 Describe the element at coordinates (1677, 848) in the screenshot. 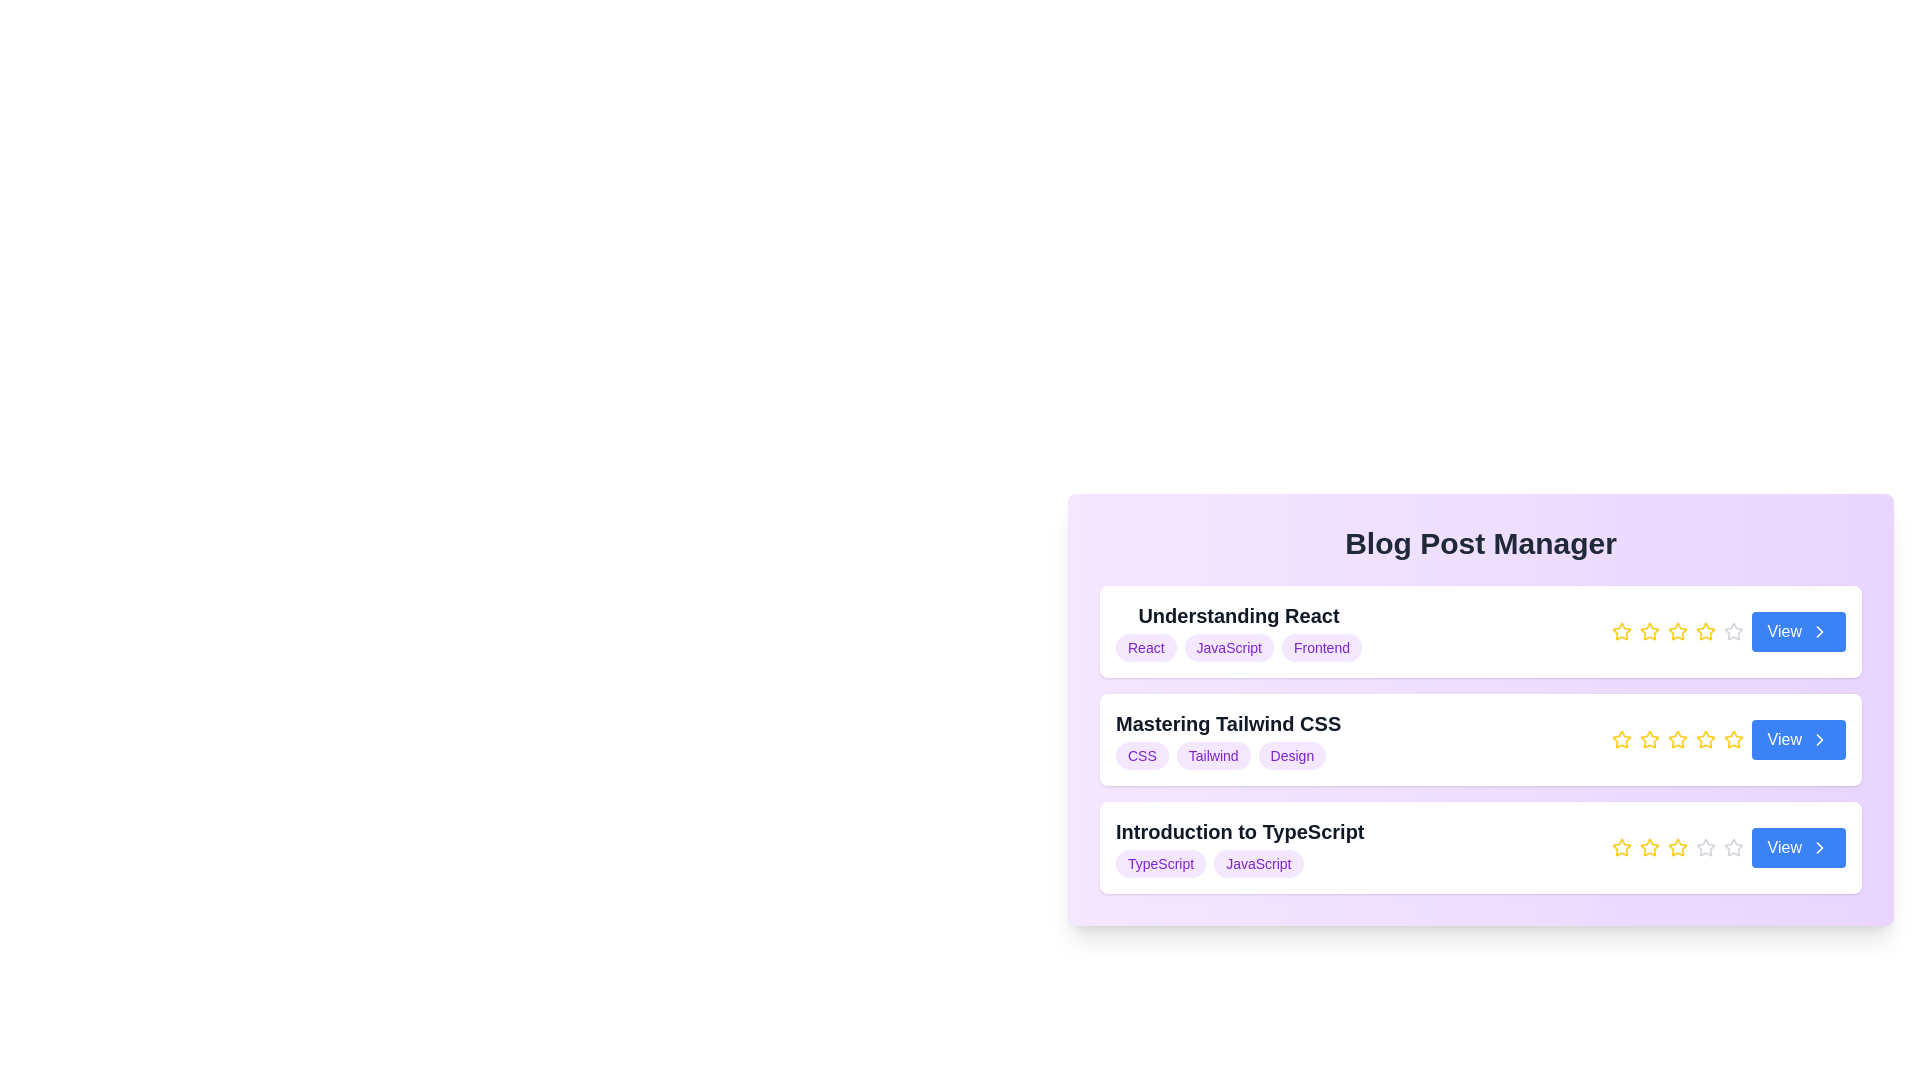

I see `the fourth star icon in the rating system for the 'Introduction to TypeScript' item, which is styled with a yellow outline and a hollow center` at that location.